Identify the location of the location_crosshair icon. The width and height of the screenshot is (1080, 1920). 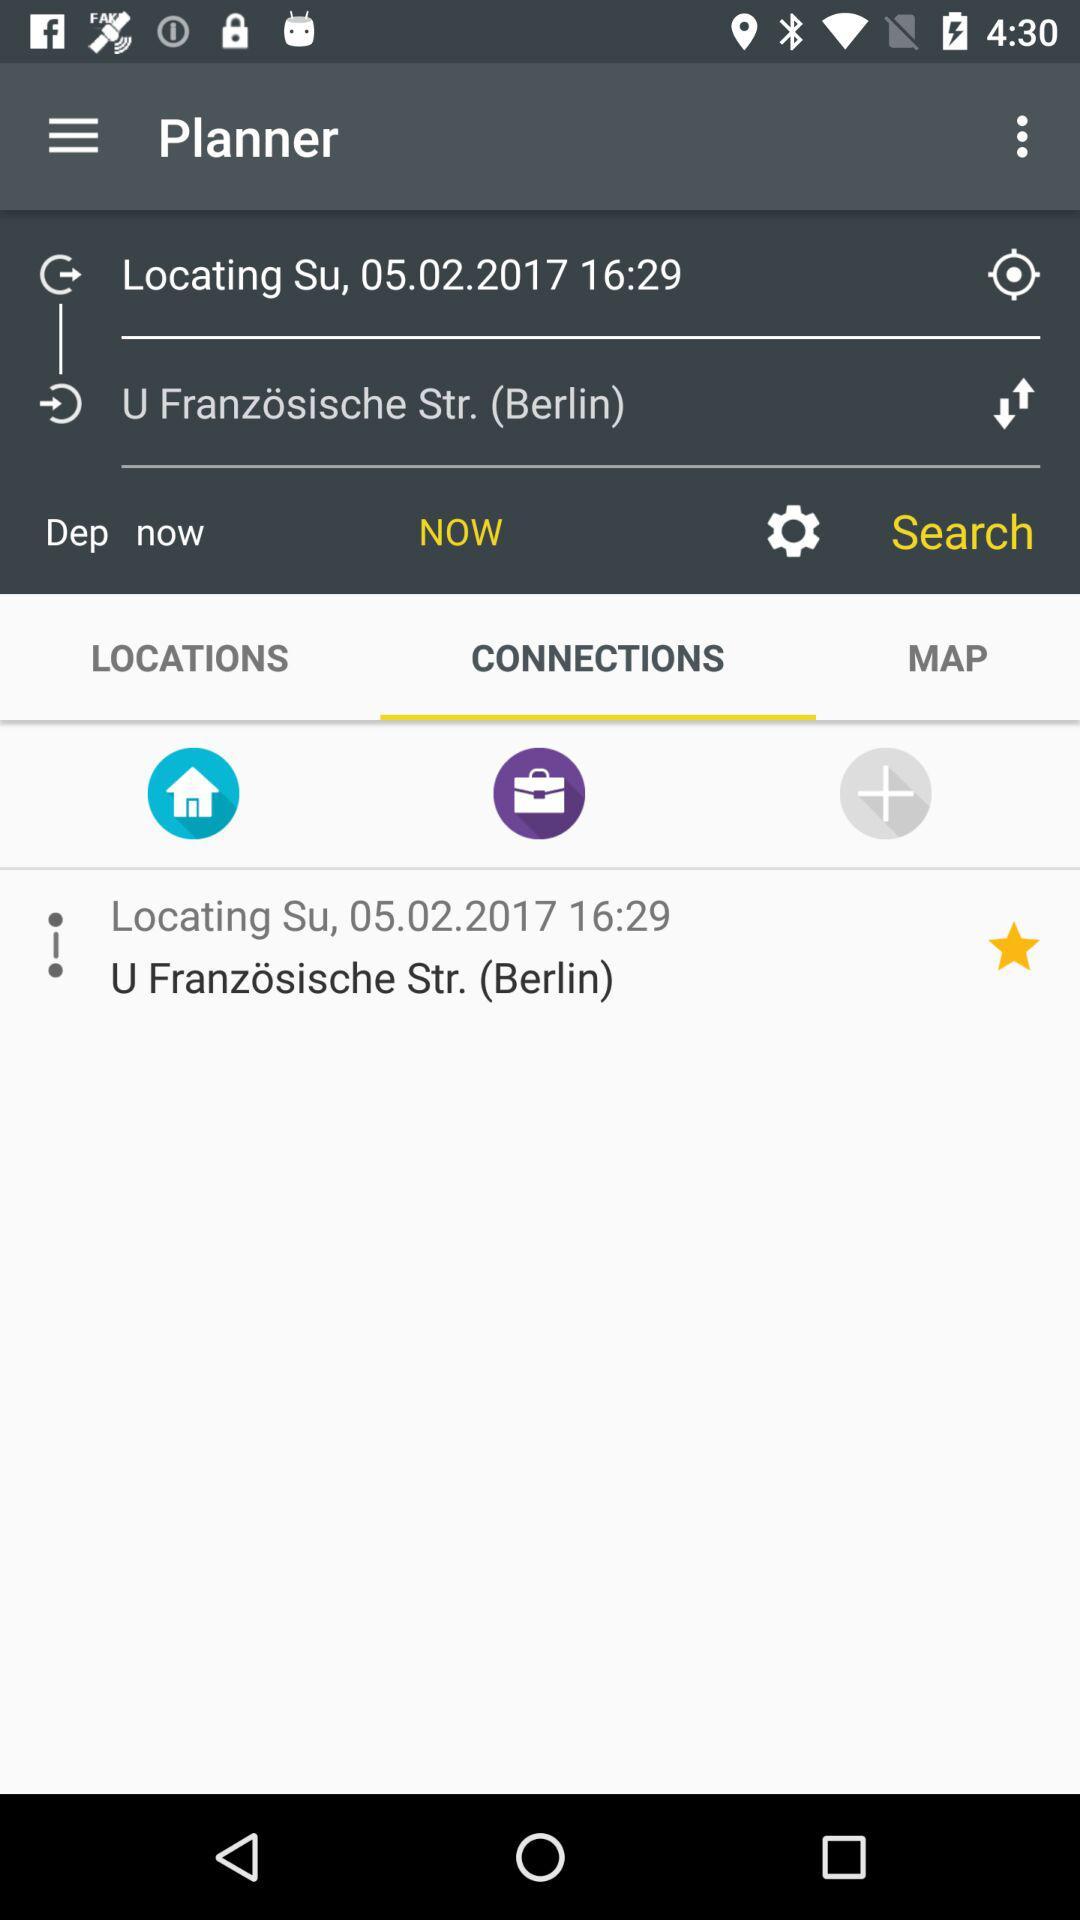
(1014, 273).